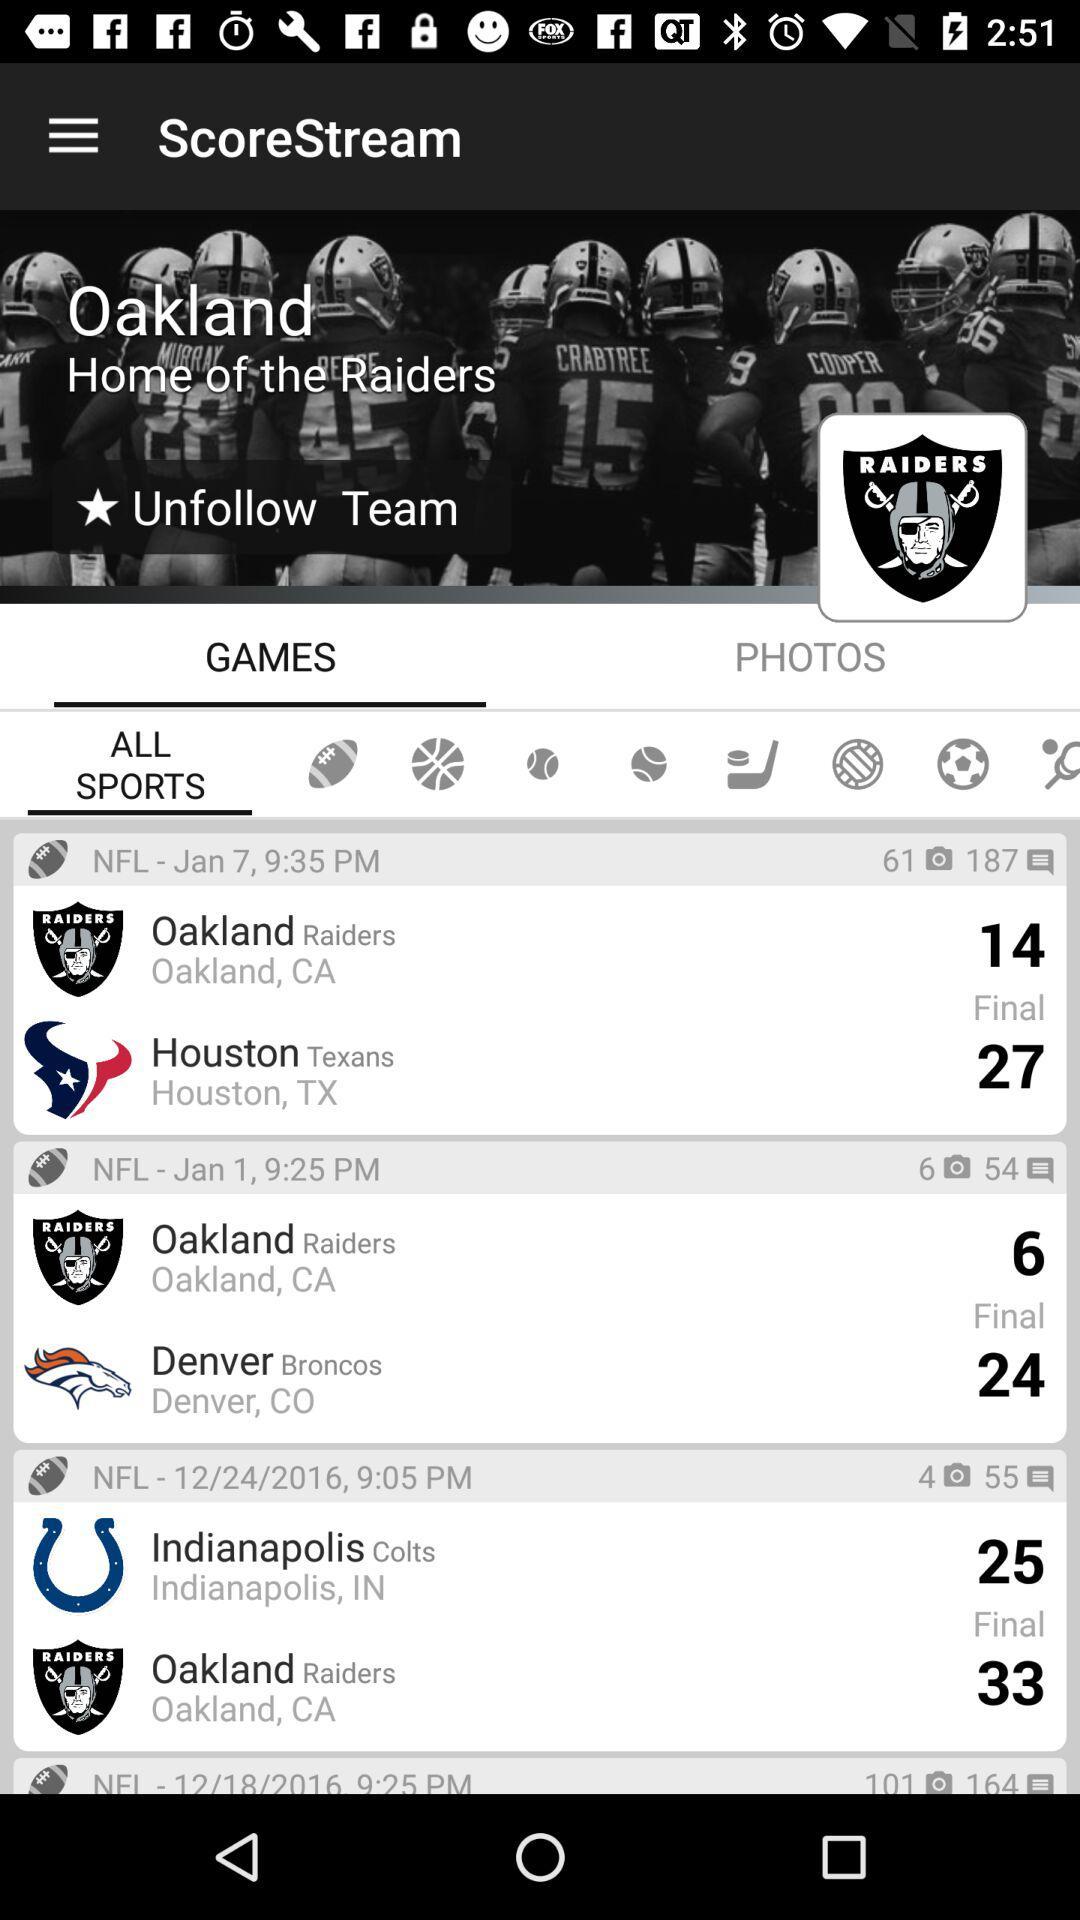 Image resolution: width=1080 pixels, height=1920 pixels. What do you see at coordinates (267, 1585) in the screenshot?
I see `the item below the nfl 12 24 icon` at bounding box center [267, 1585].